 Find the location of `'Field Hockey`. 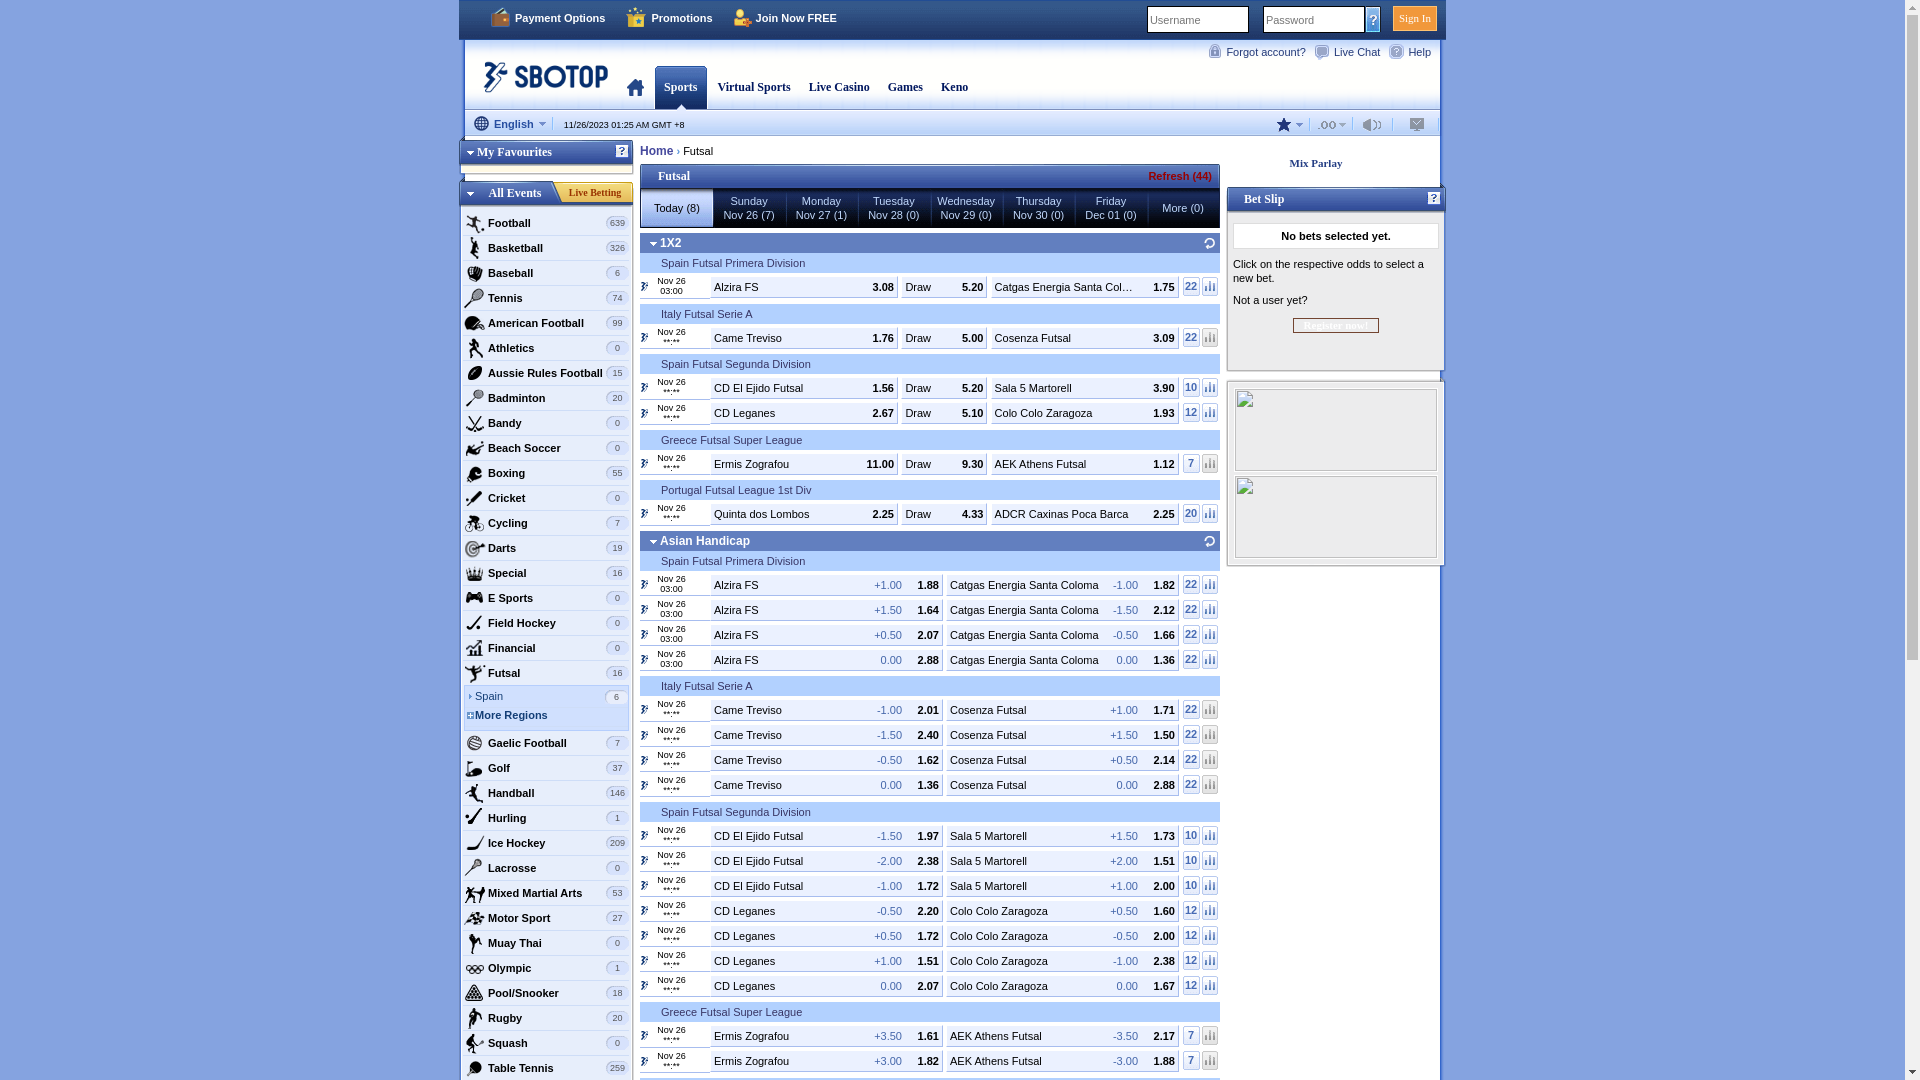

'Field Hockey is located at coordinates (546, 622).